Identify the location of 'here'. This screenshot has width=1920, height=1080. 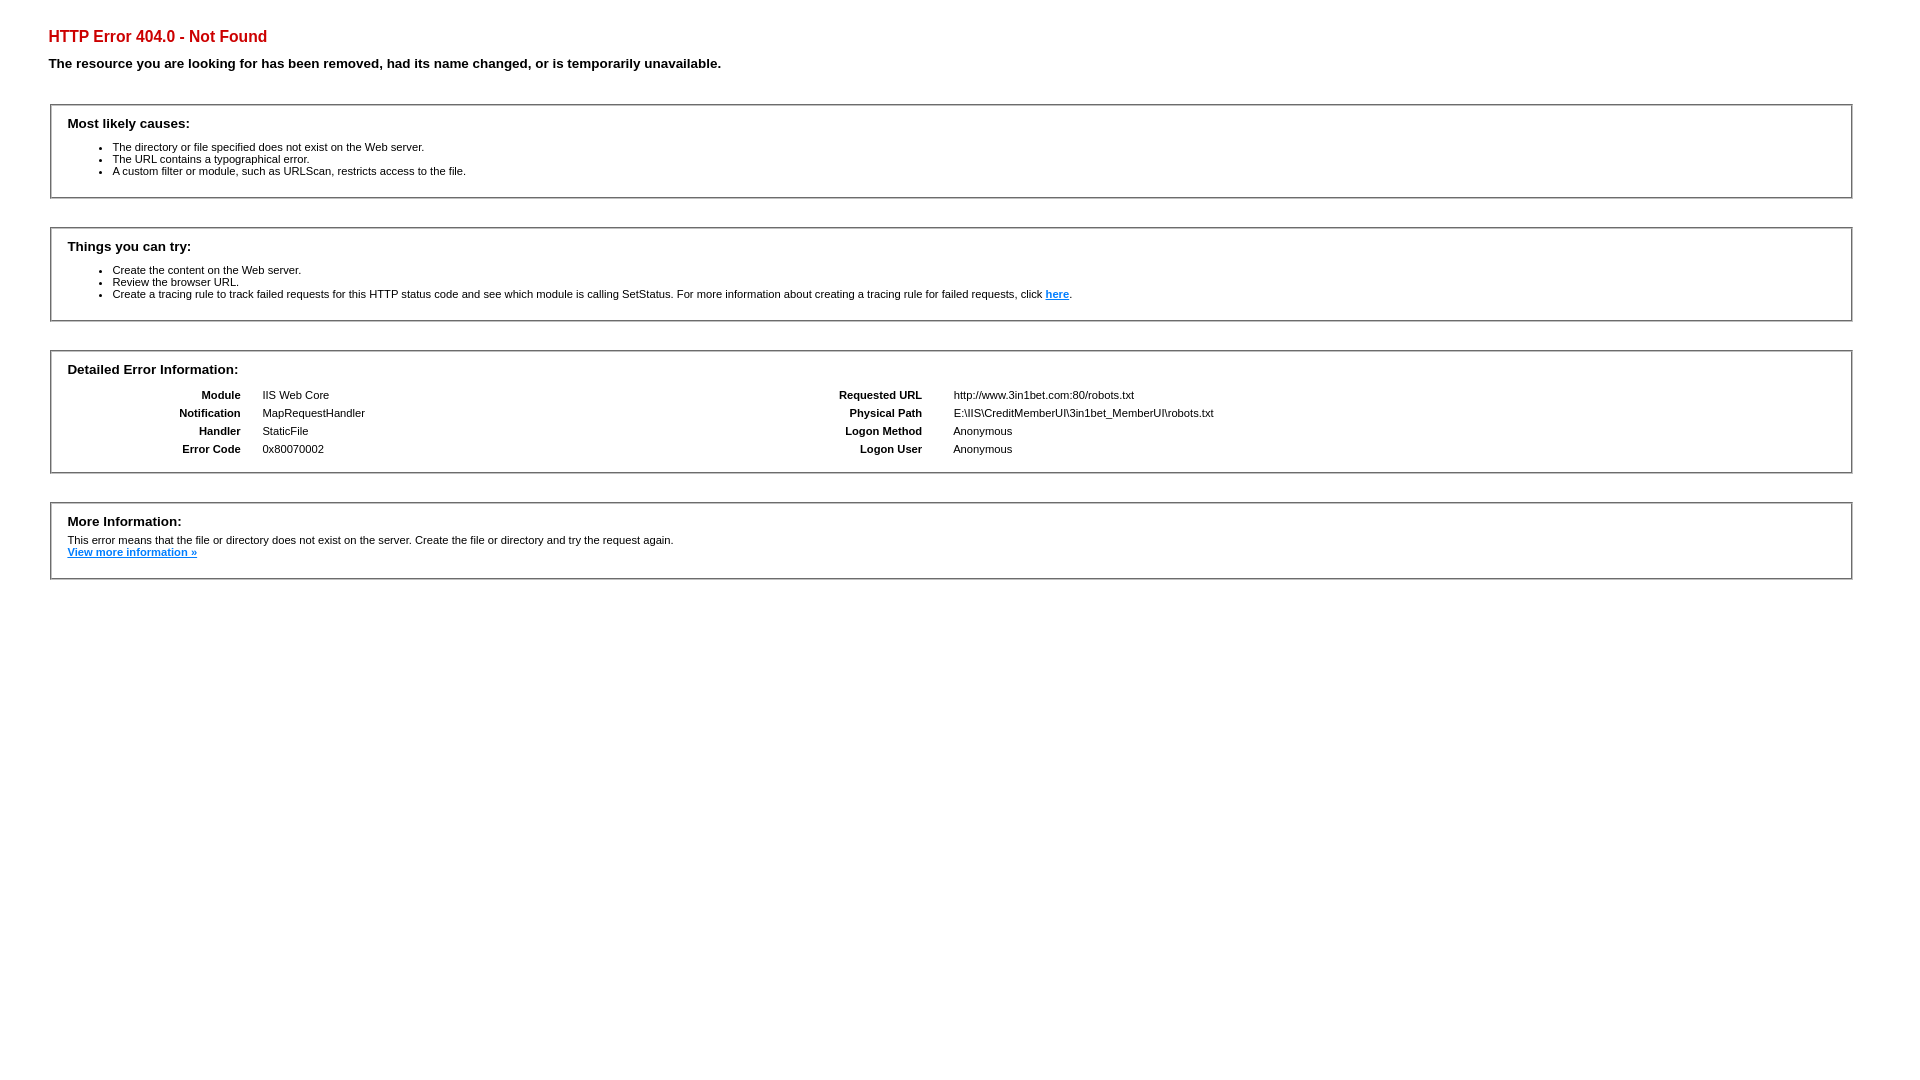
(1056, 293).